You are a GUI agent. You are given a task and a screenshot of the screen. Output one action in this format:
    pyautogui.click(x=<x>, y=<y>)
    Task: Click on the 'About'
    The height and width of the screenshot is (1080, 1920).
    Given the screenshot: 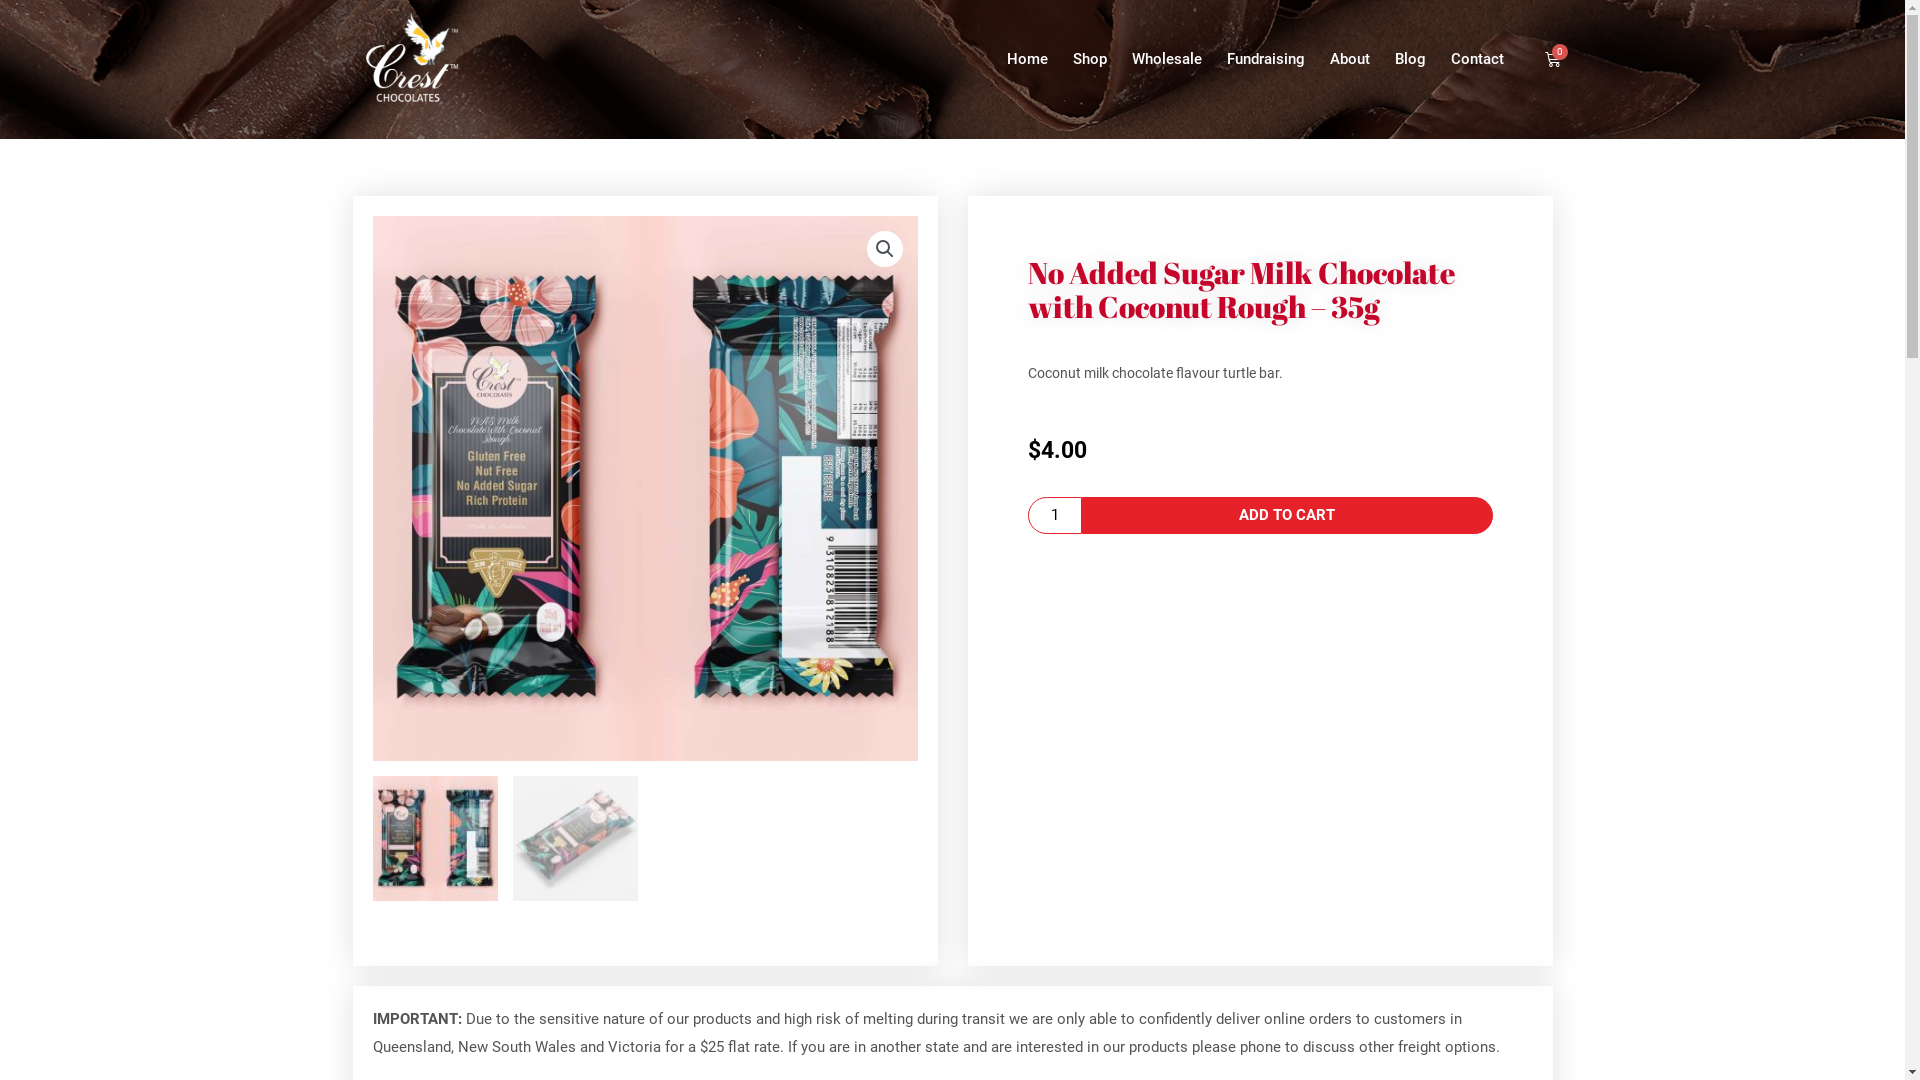 What is the action you would take?
    pyautogui.click(x=1349, y=57)
    